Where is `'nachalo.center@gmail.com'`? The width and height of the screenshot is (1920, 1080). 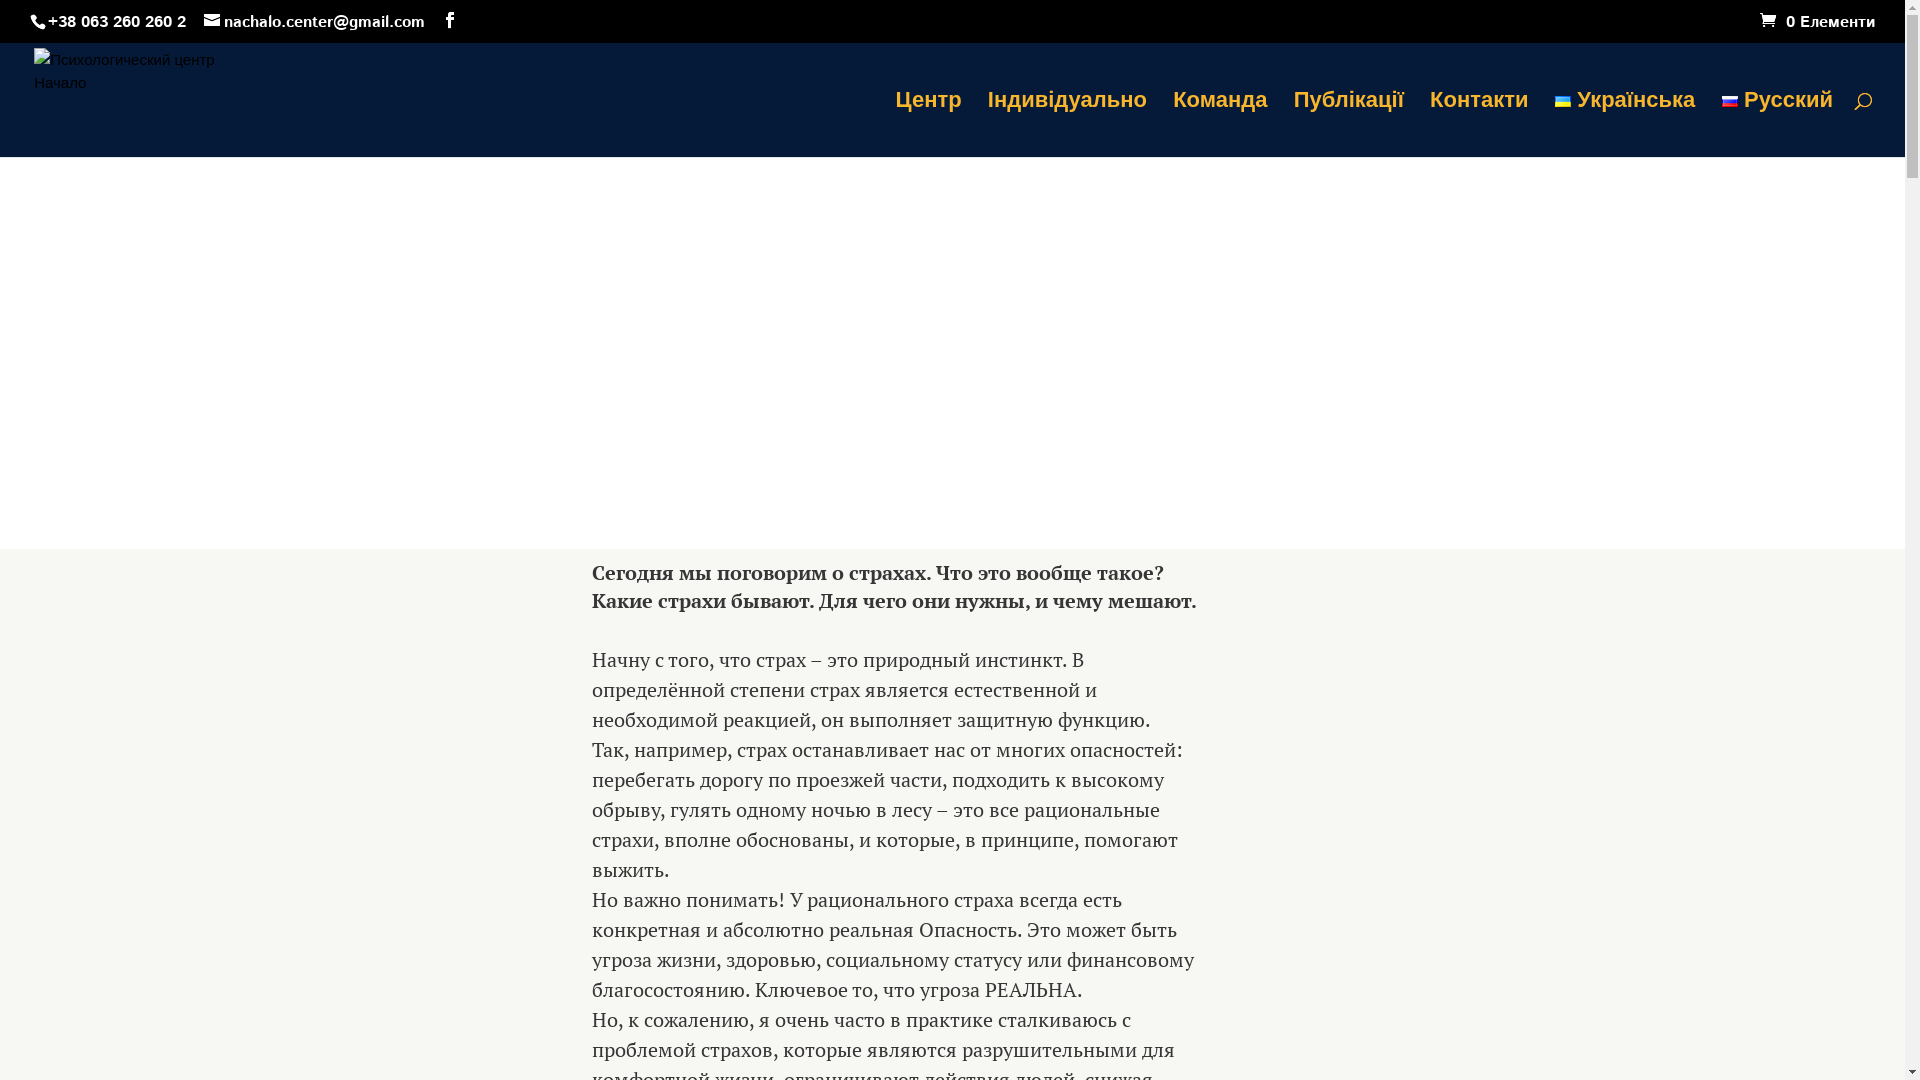 'nachalo.center@gmail.com' is located at coordinates (313, 22).